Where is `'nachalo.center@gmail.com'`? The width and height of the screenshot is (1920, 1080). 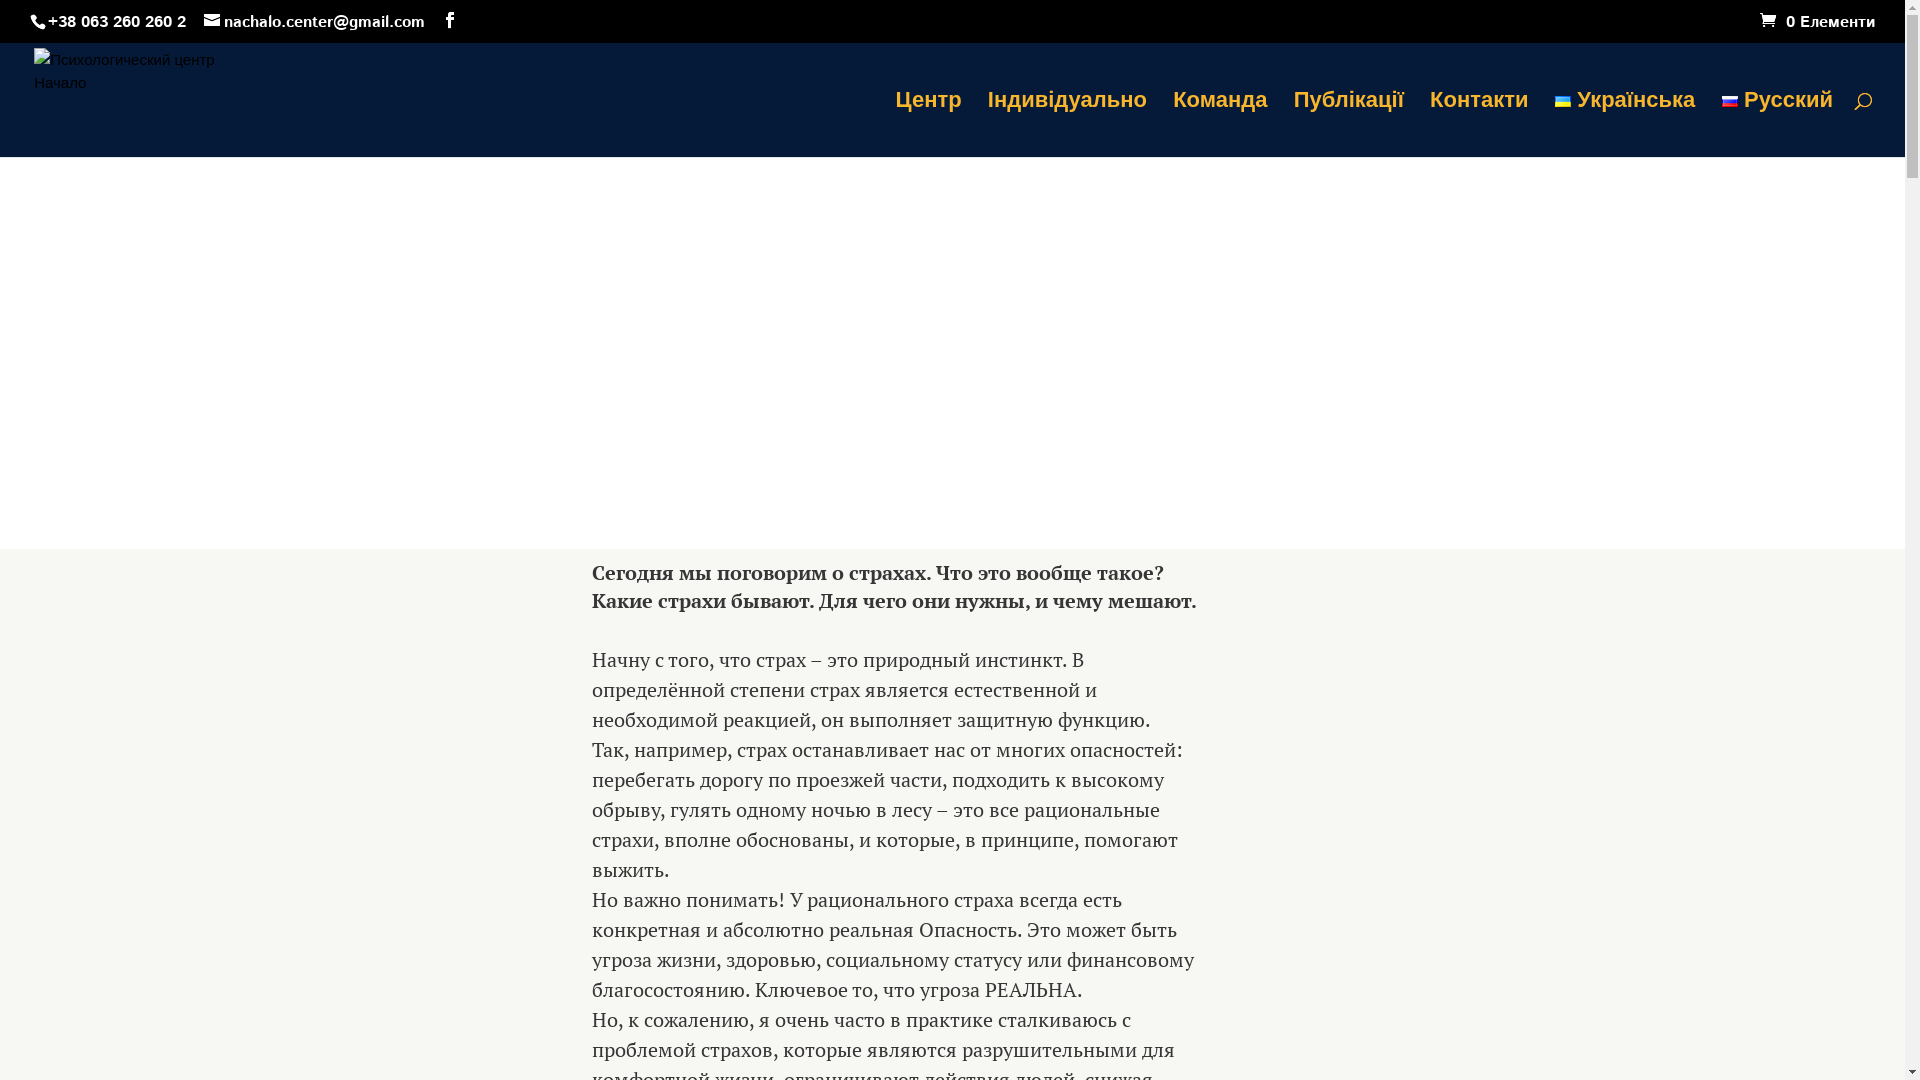 'nachalo.center@gmail.com' is located at coordinates (313, 22).